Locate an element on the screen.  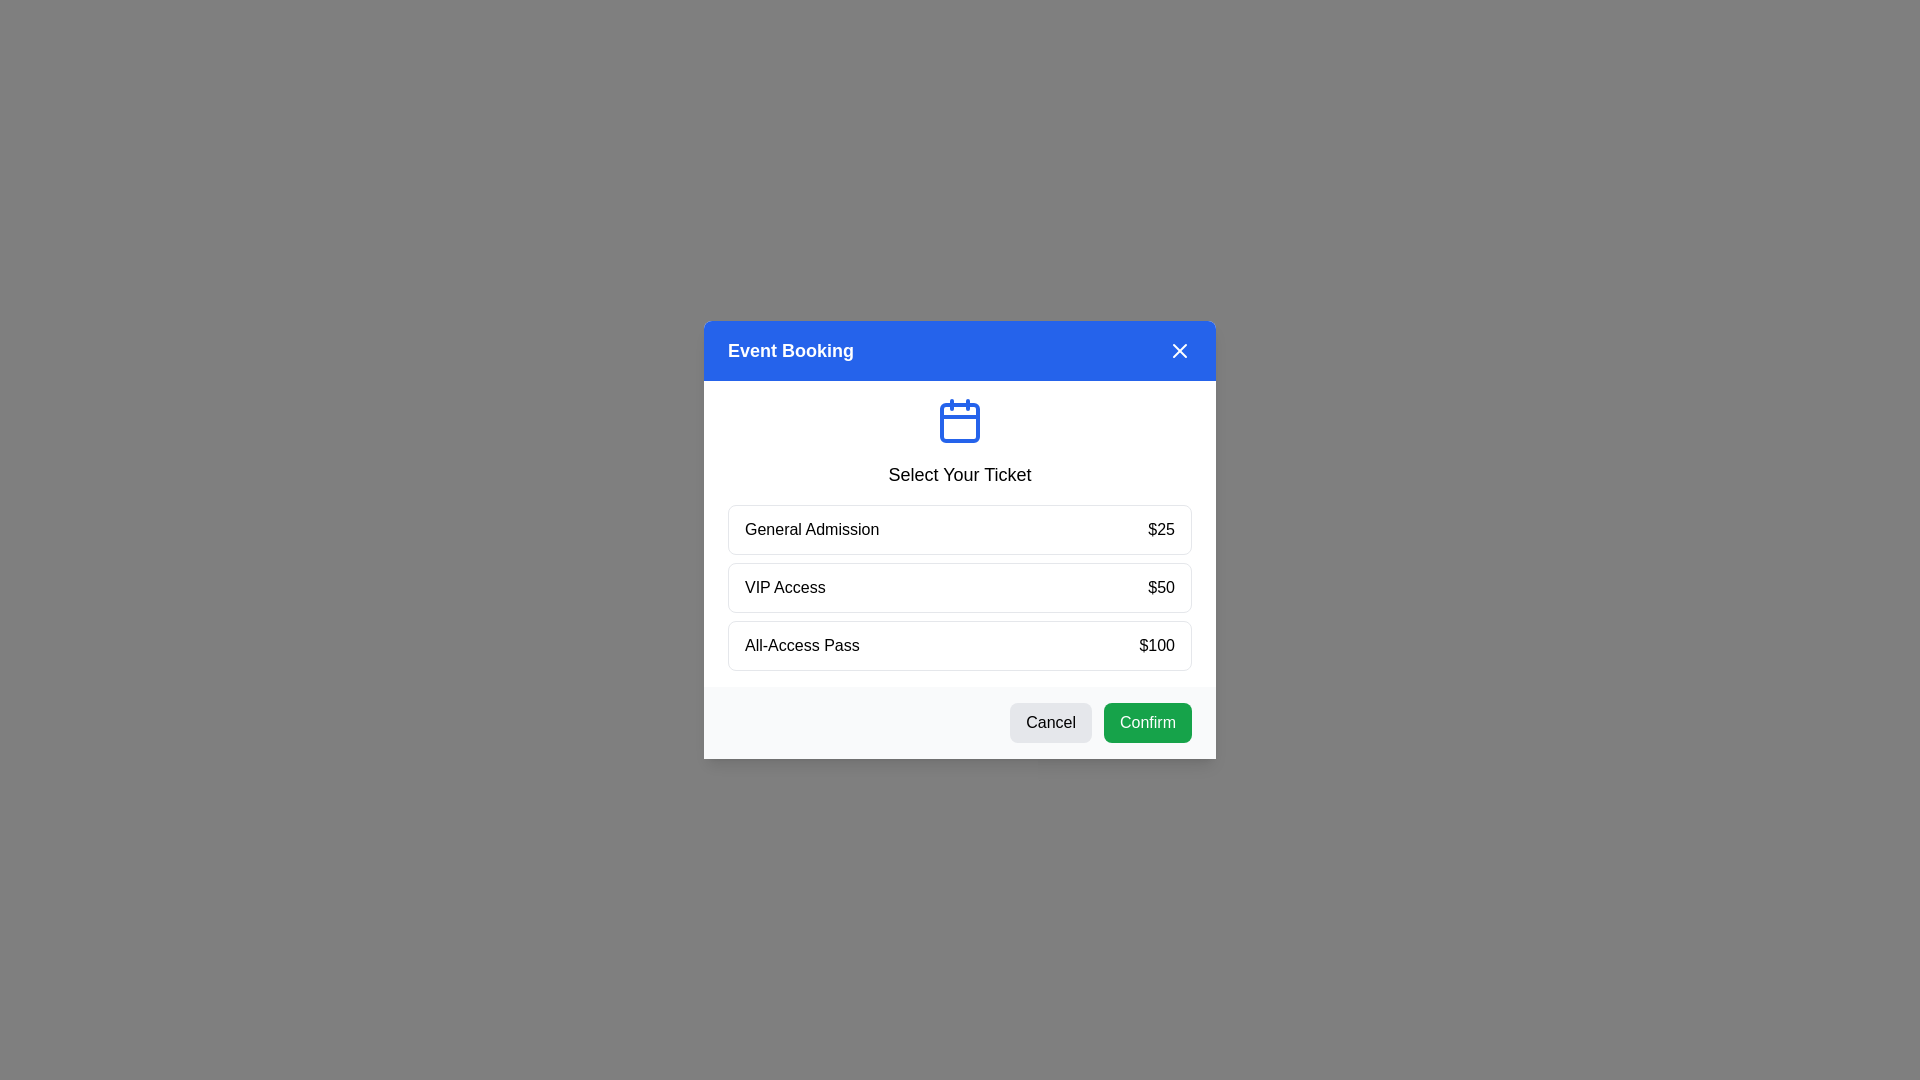
the price text element '$100' displayed in black font on a white background, located in the pricing section of the 'All-Access Pass' label is located at coordinates (1157, 645).